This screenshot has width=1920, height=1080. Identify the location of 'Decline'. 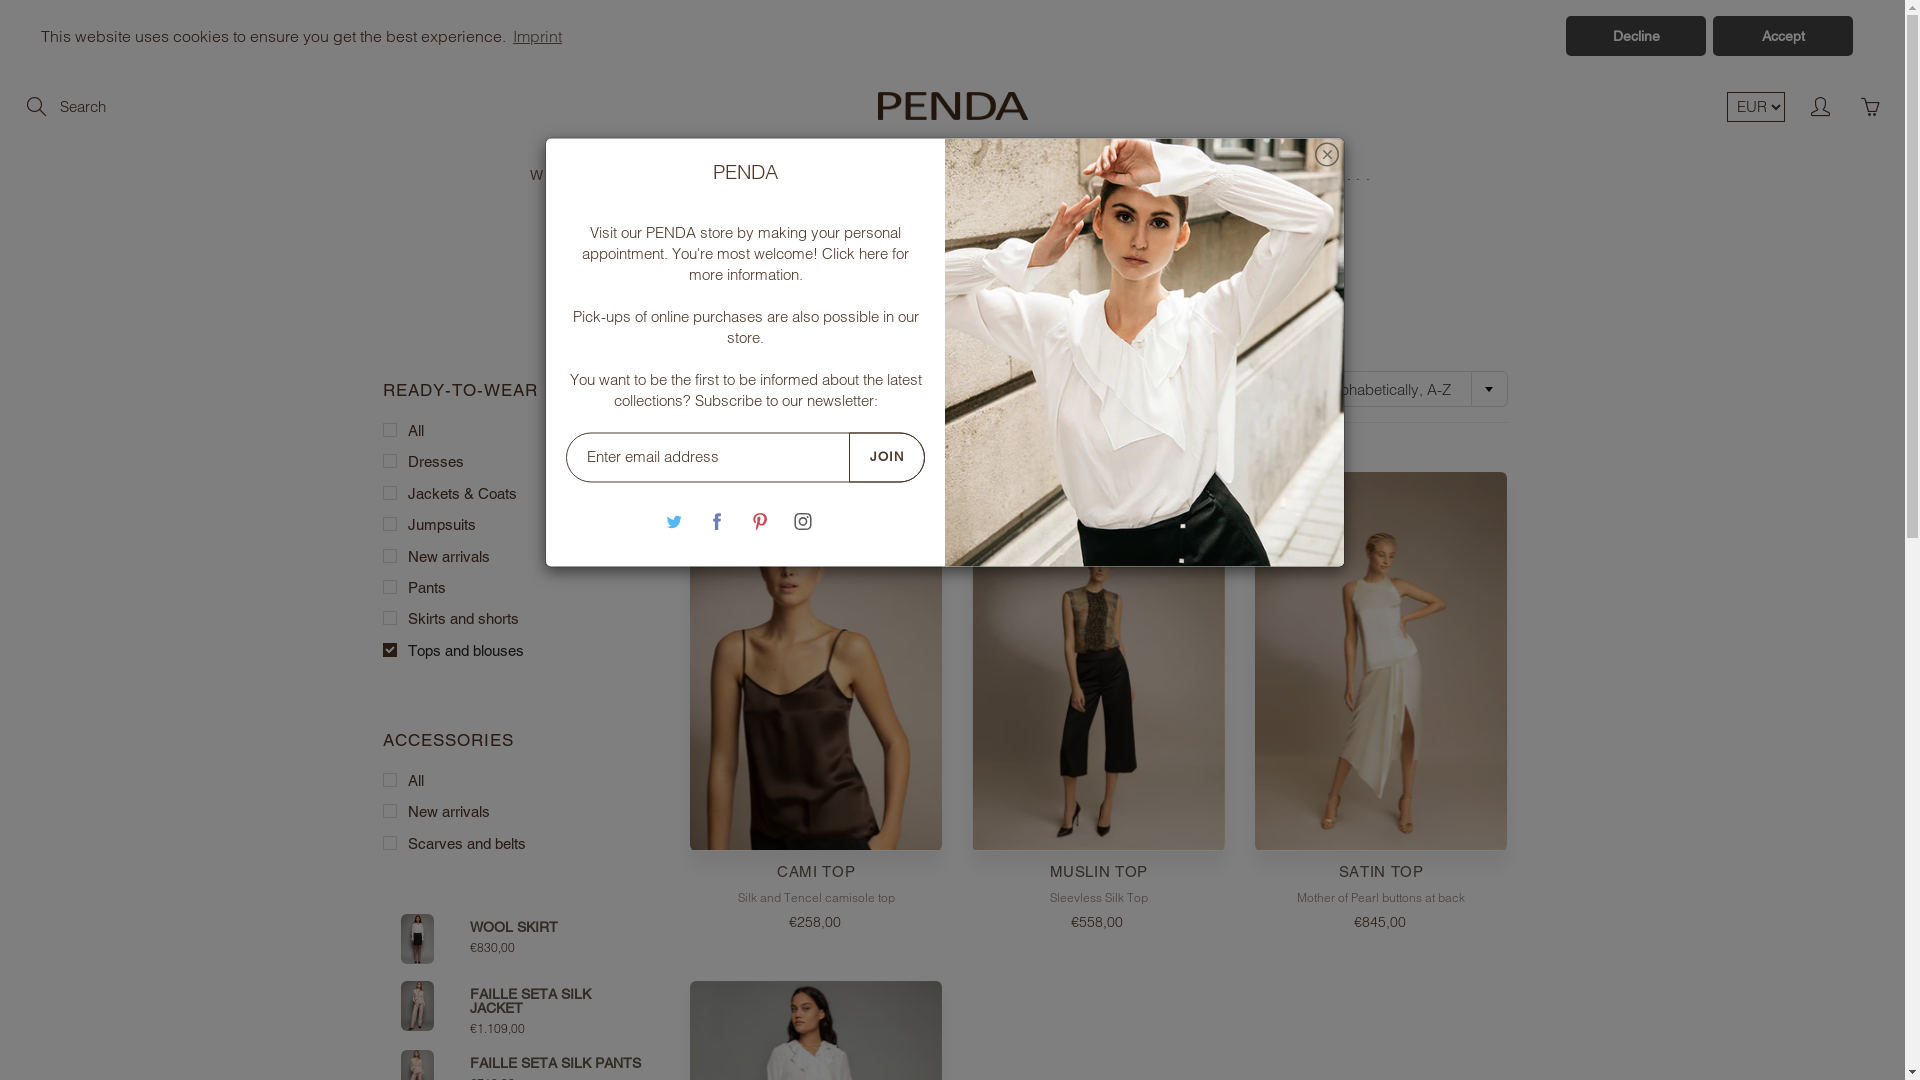
(1636, 35).